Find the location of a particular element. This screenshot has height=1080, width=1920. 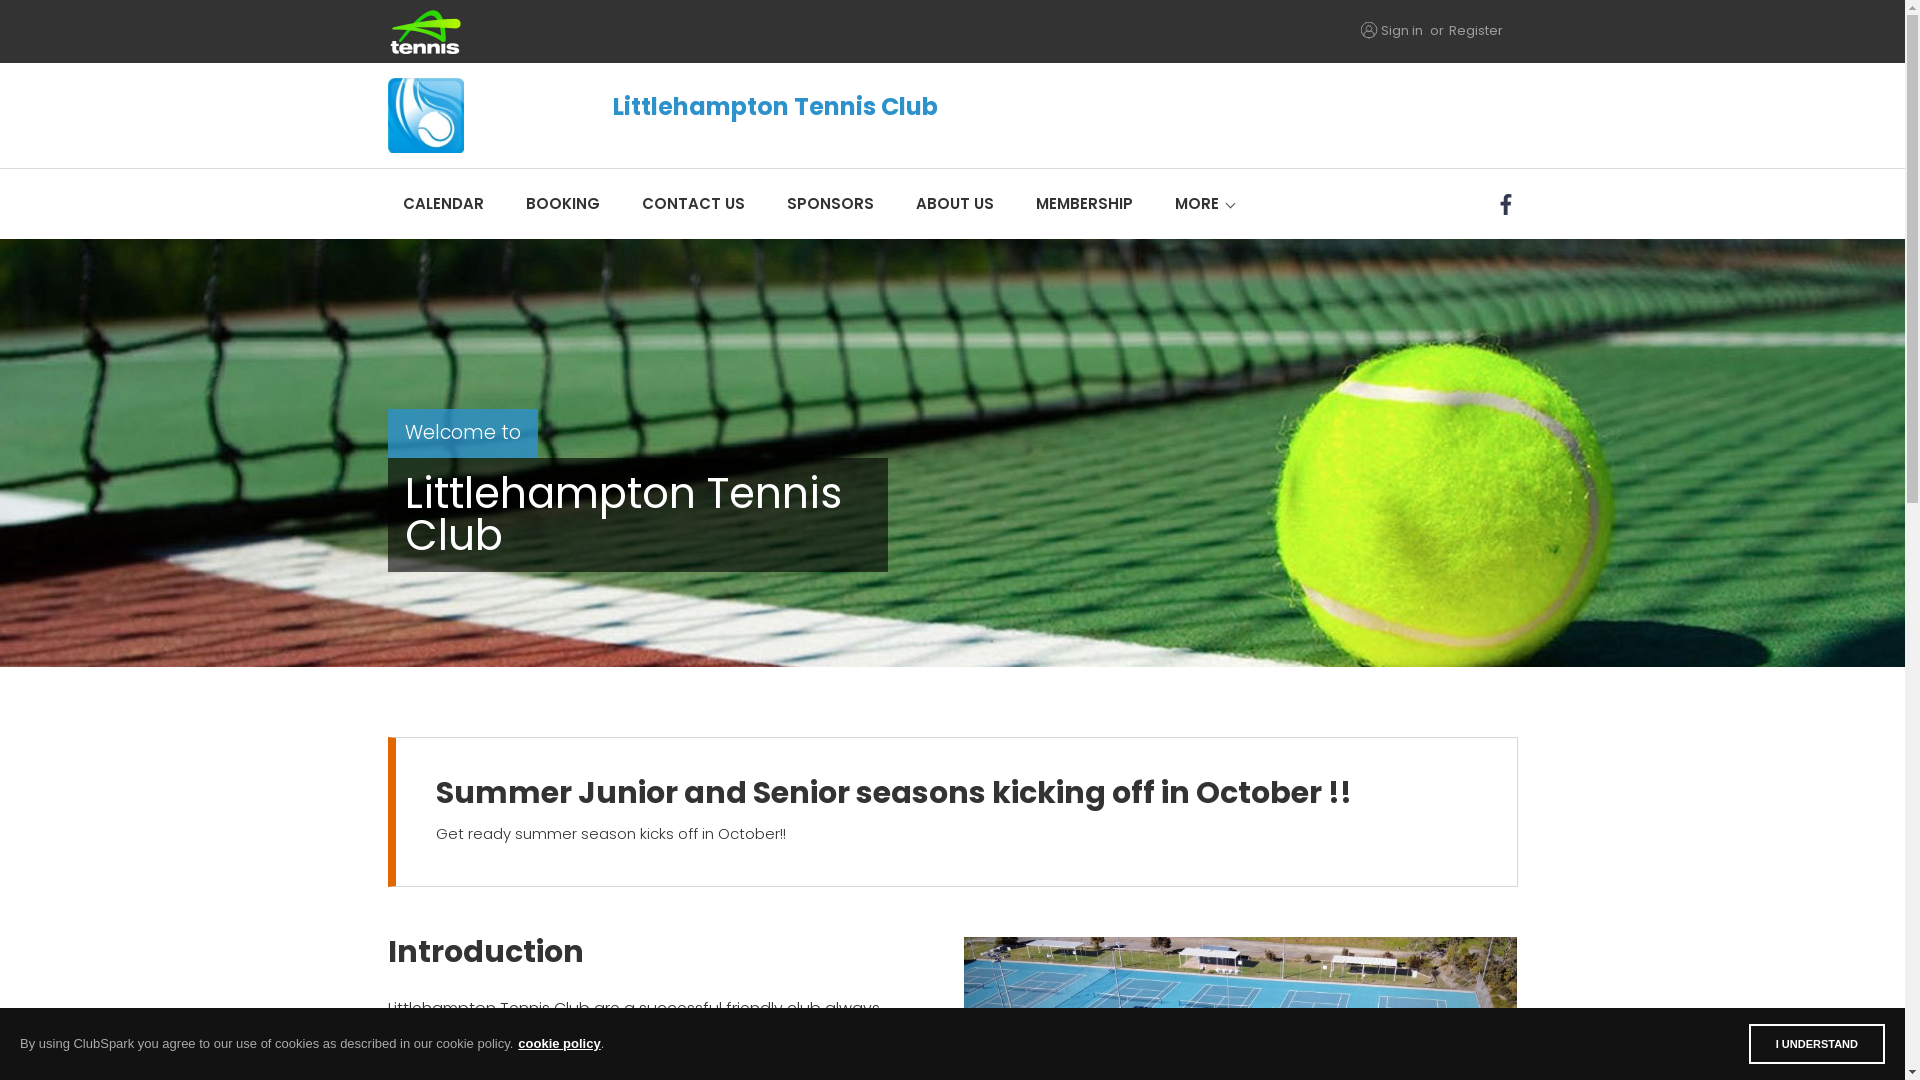

'BOOKING' is located at coordinates (560, 204).